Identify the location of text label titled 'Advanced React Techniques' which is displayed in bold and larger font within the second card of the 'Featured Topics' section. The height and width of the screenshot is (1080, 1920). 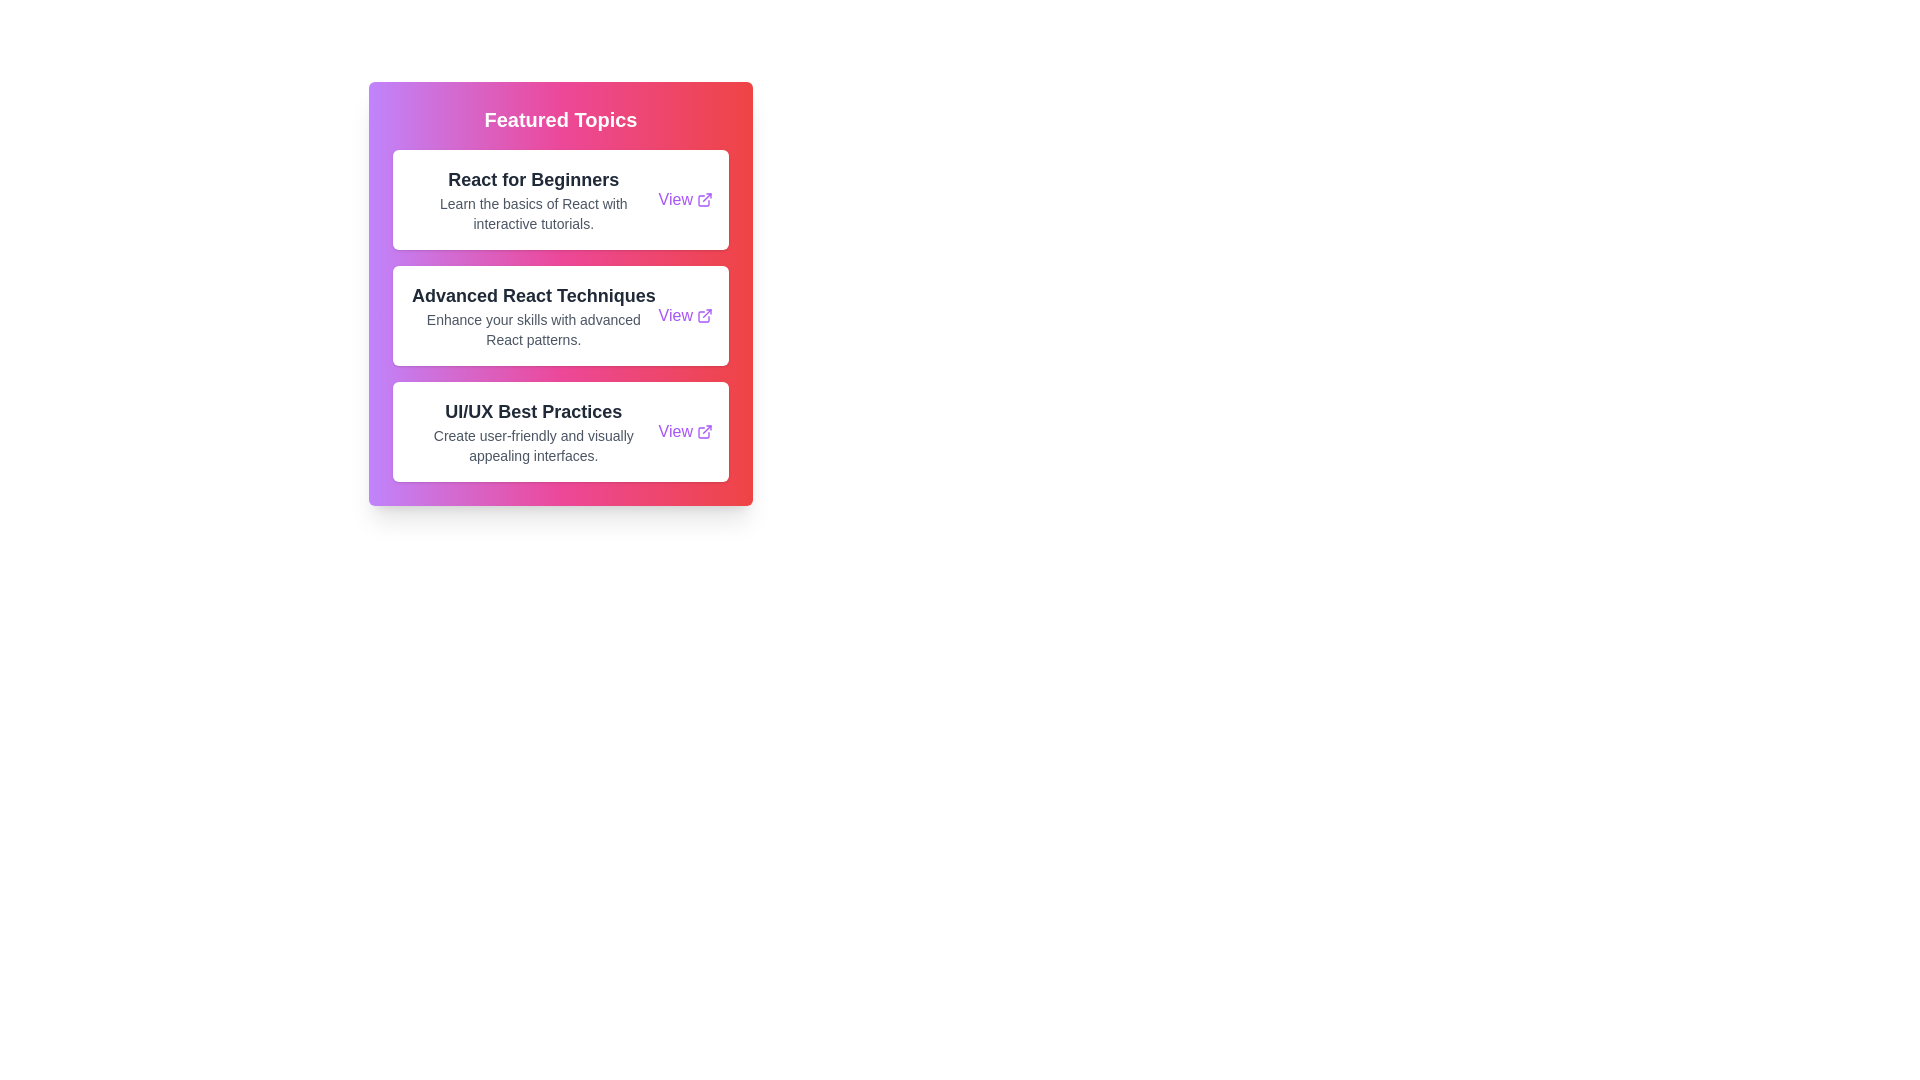
(533, 296).